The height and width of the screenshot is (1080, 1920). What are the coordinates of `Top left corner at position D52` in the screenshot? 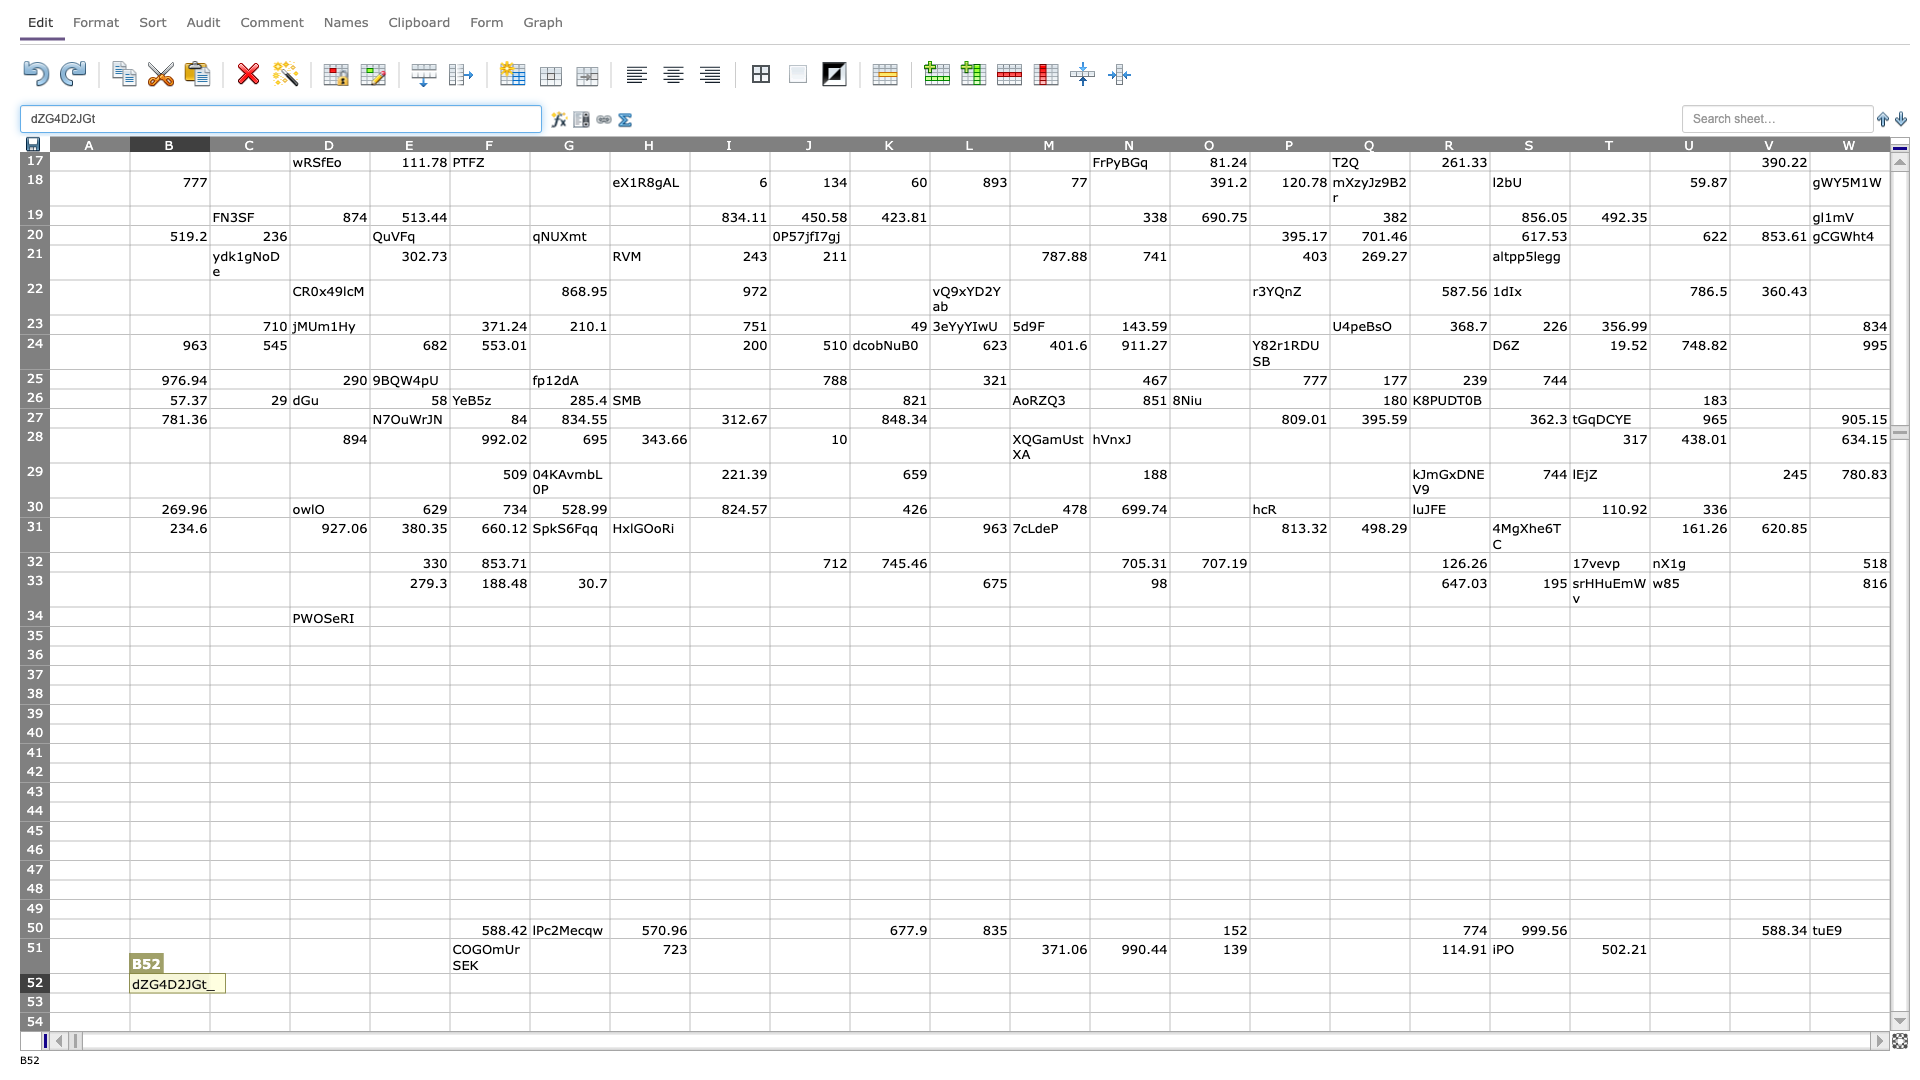 It's located at (288, 972).